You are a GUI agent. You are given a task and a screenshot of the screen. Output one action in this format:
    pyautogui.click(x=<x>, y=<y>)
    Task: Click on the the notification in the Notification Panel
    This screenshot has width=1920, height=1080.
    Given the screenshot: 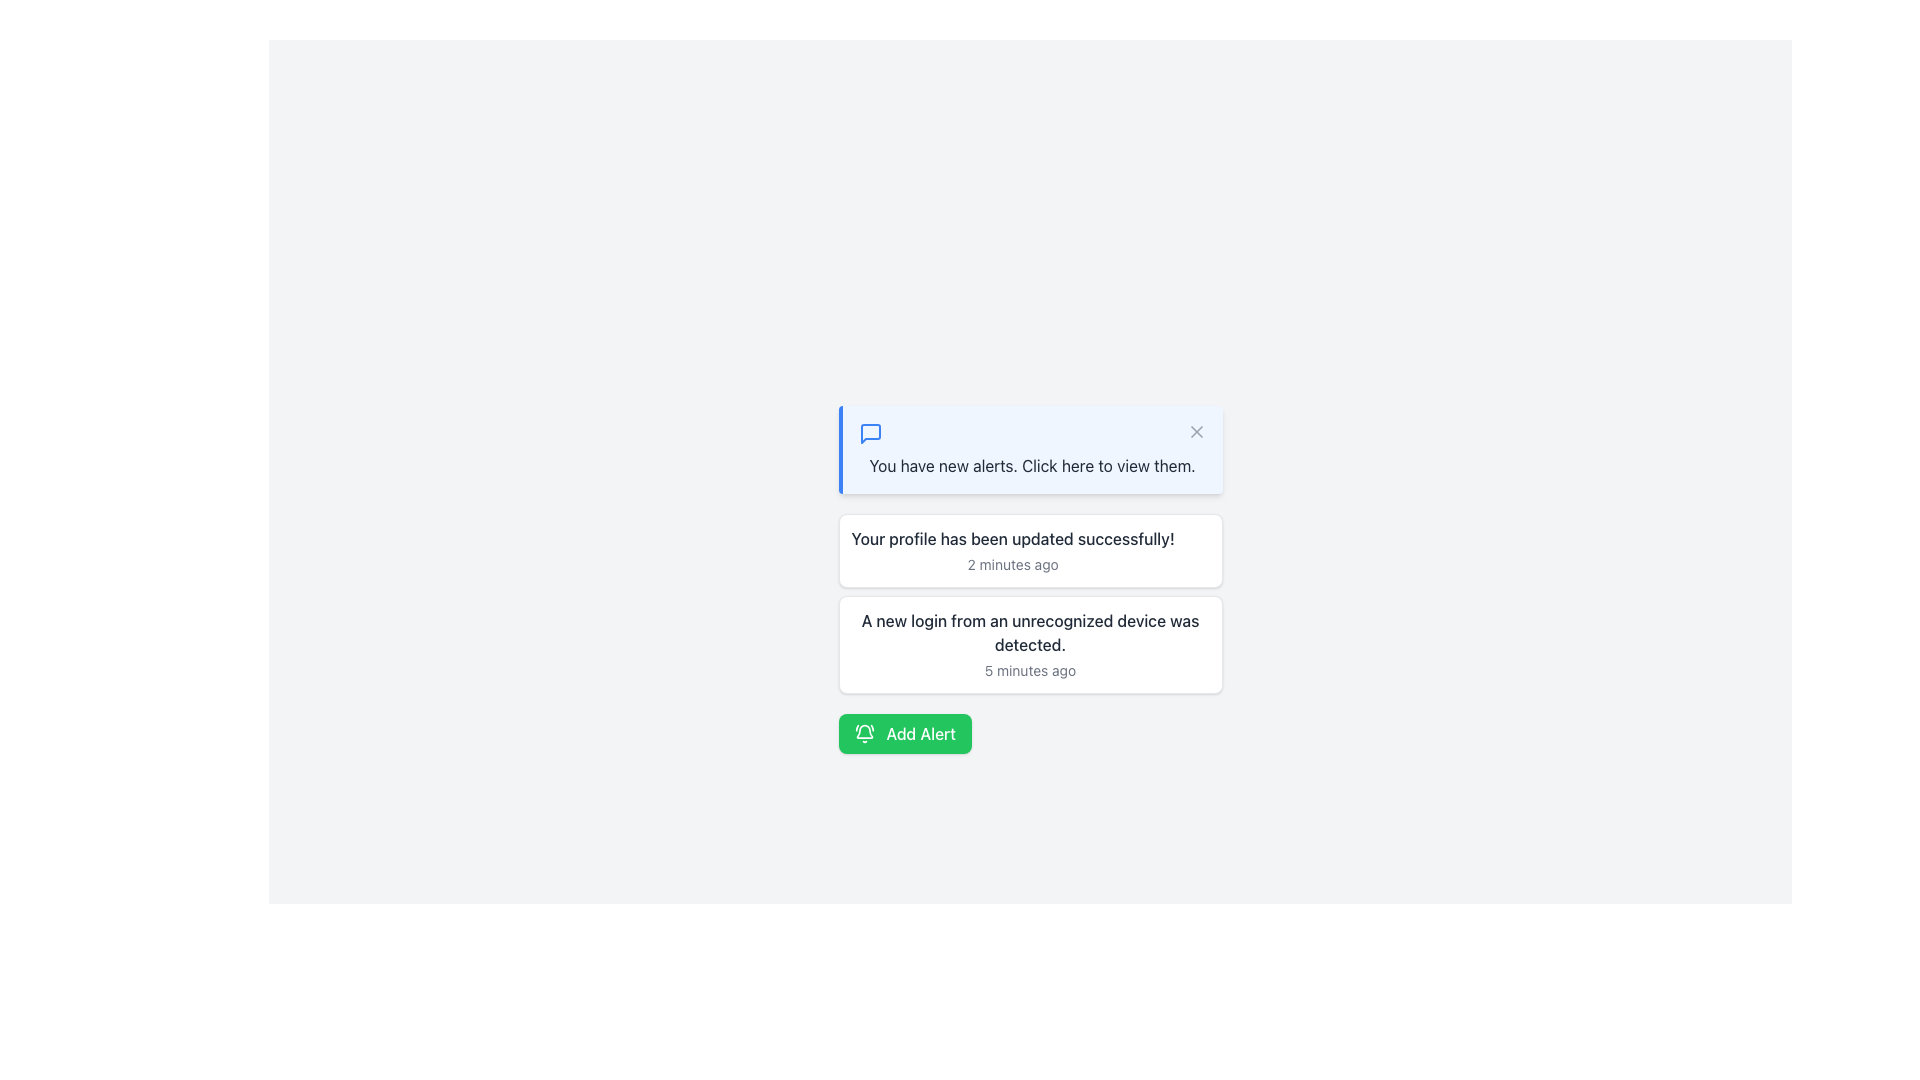 What is the action you would take?
    pyautogui.click(x=1030, y=579)
    